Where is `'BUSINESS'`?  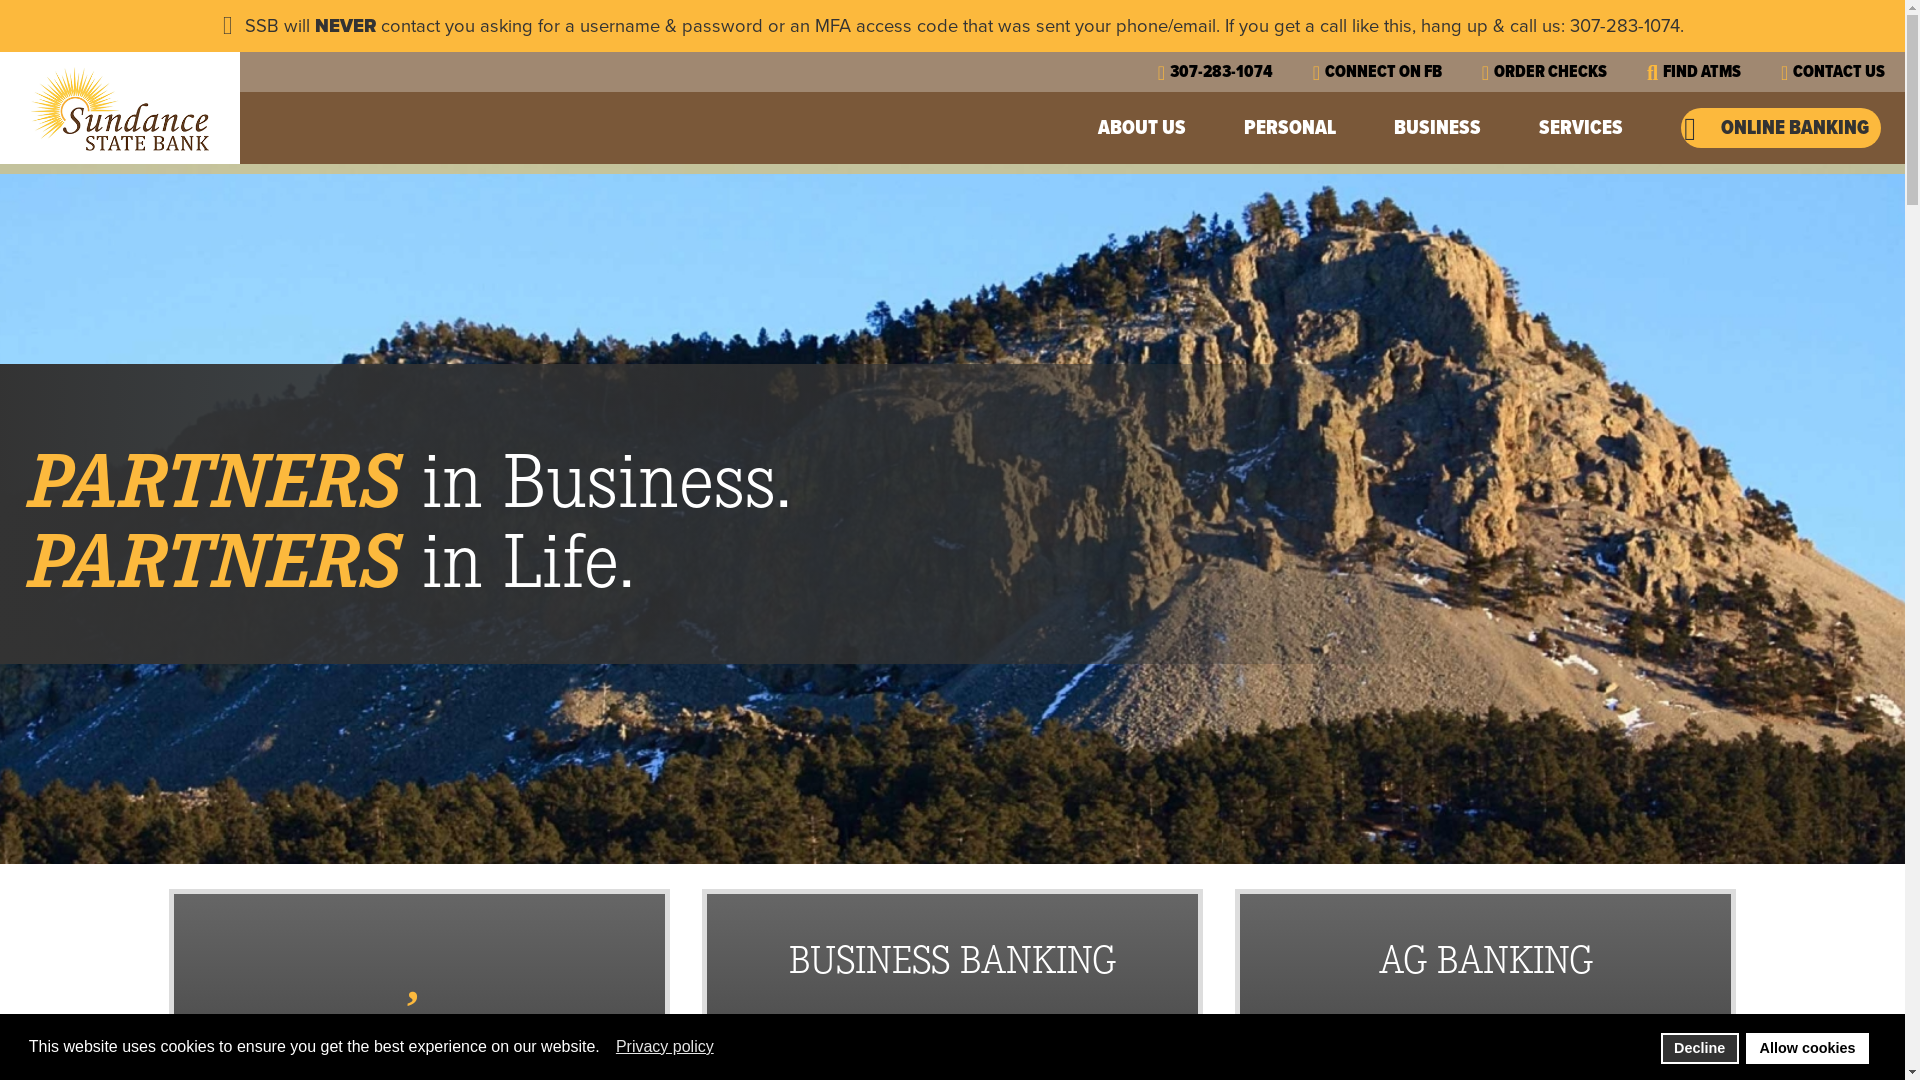 'BUSINESS' is located at coordinates (1392, 127).